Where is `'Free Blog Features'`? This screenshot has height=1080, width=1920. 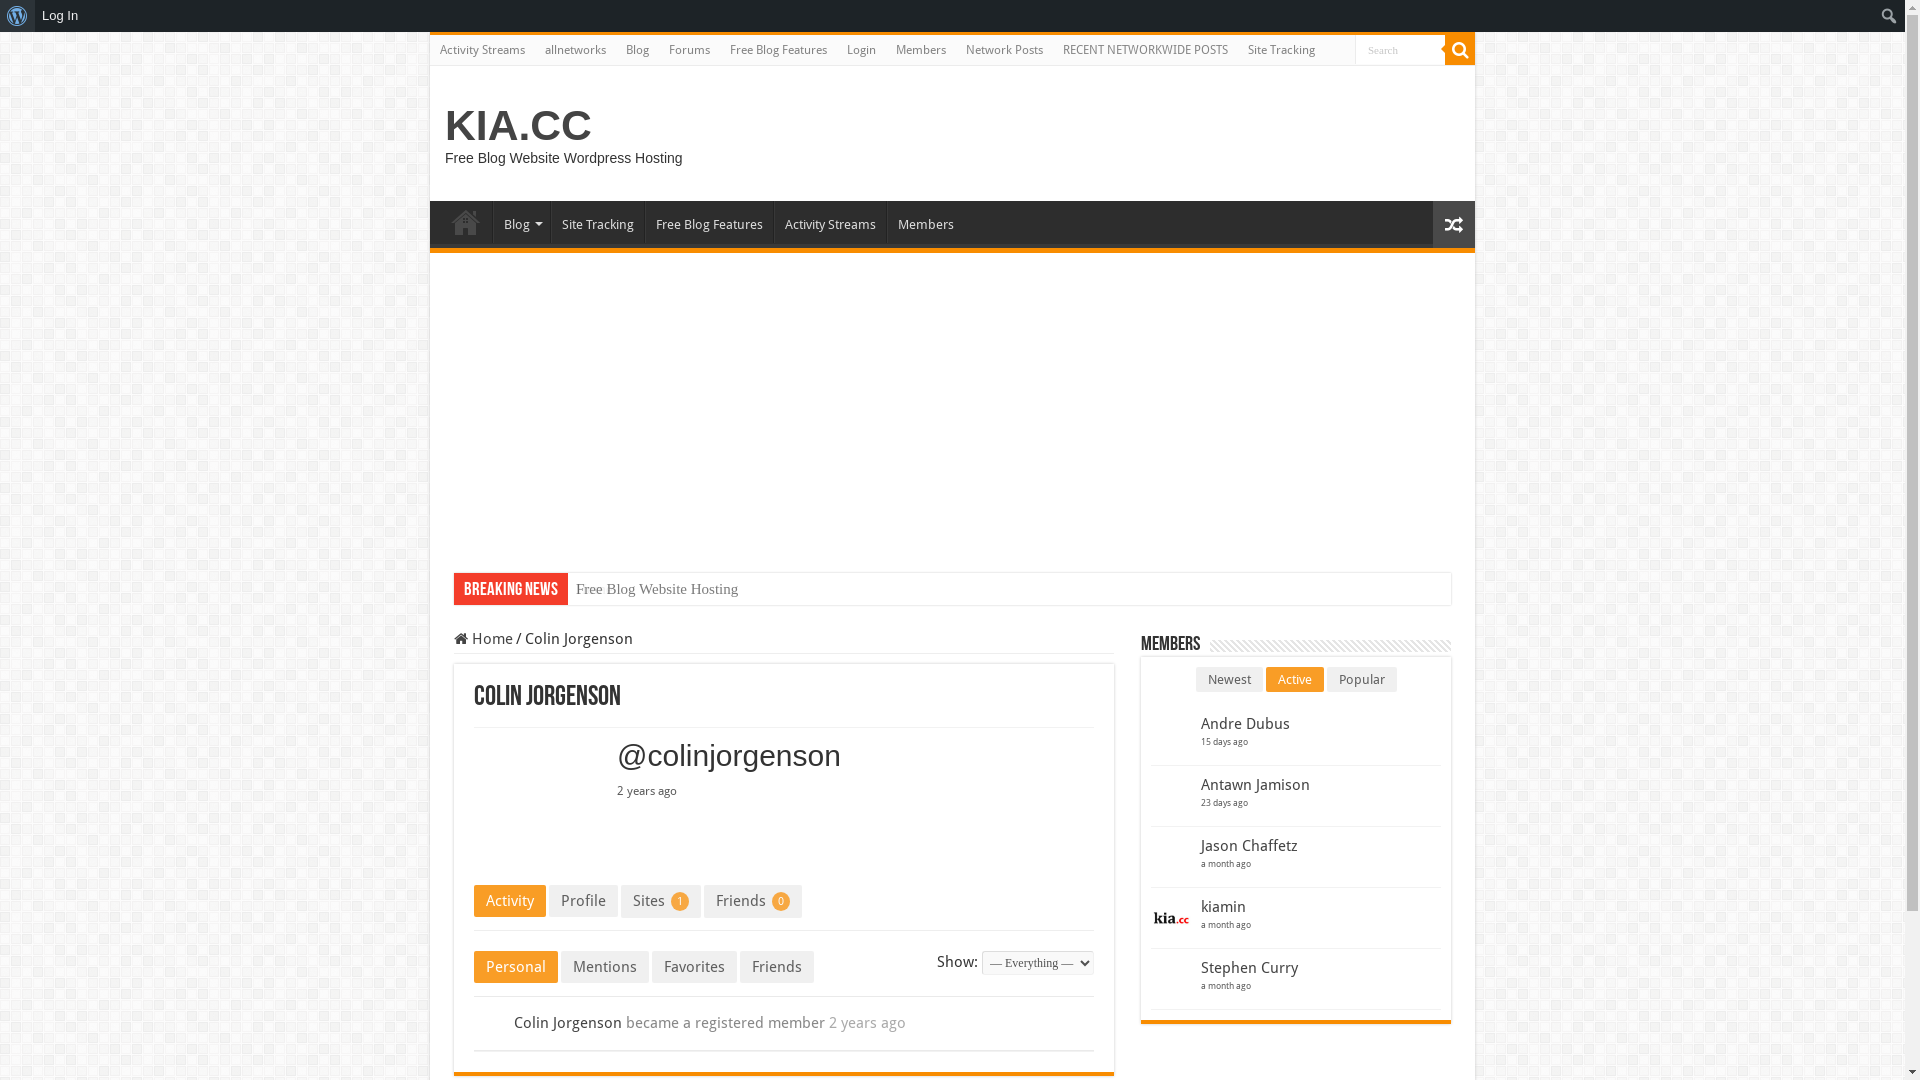
'Free Blog Features' is located at coordinates (709, 222).